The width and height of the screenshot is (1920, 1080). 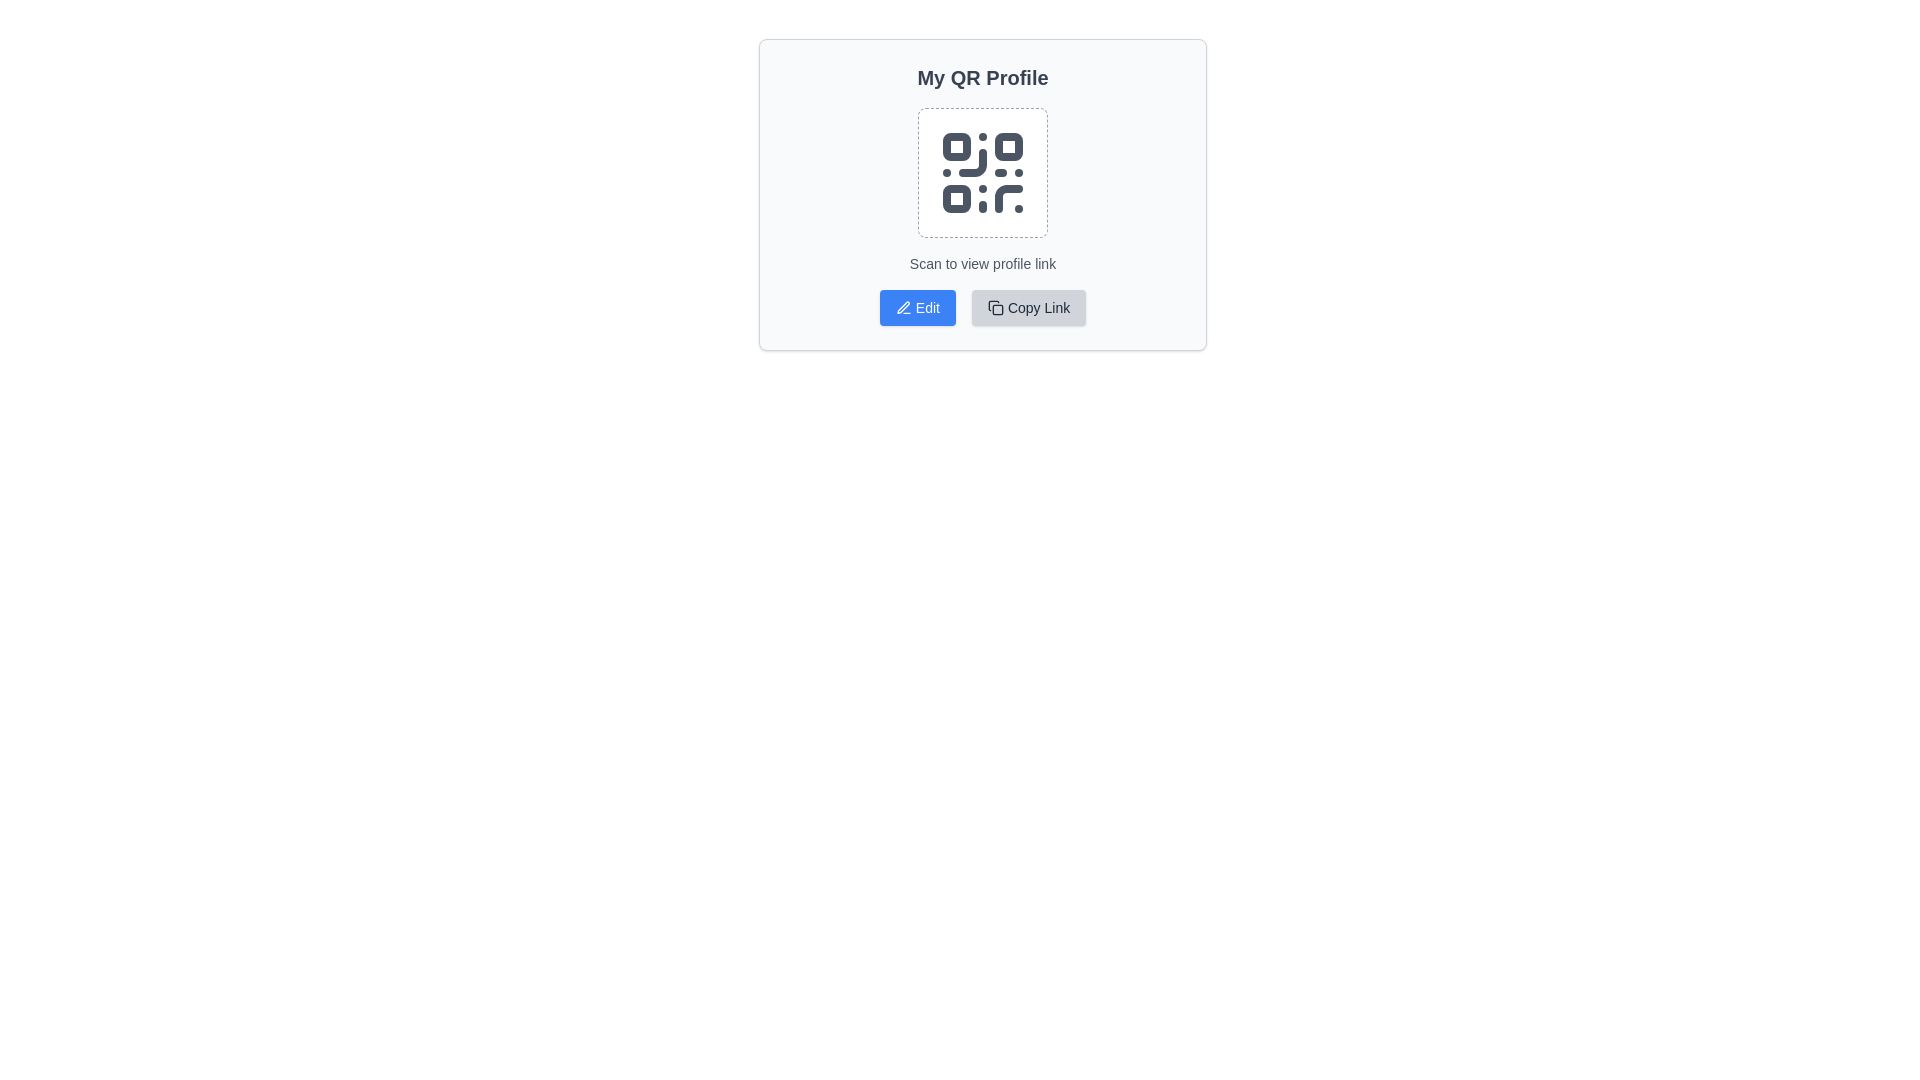 I want to click on the visual QR code in the 'My QR Profile' panel, which is located below the heading and above the 'Edit' and 'Copy Link' buttons, so click(x=983, y=172).